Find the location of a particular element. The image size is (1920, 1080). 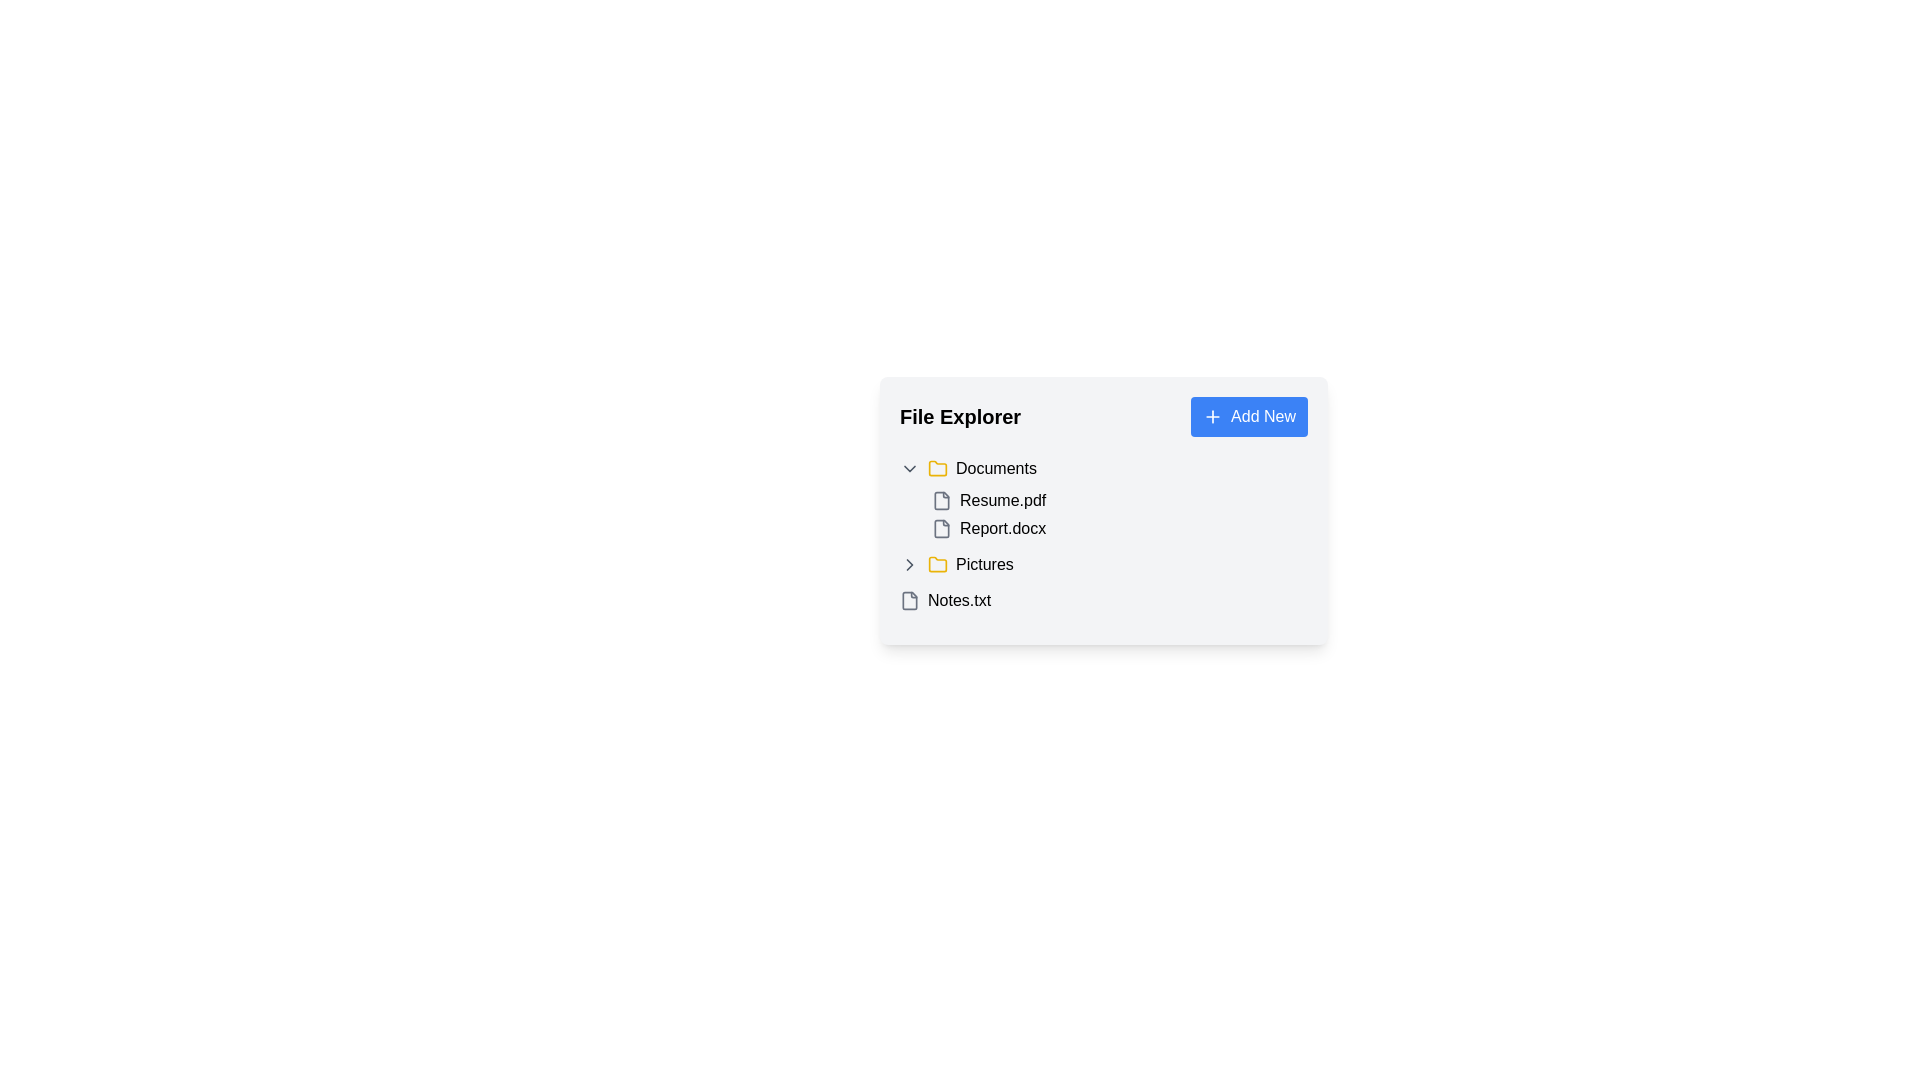

the folder icon representing the 'Pictures' directory in the file explorer interface is located at coordinates (936, 564).